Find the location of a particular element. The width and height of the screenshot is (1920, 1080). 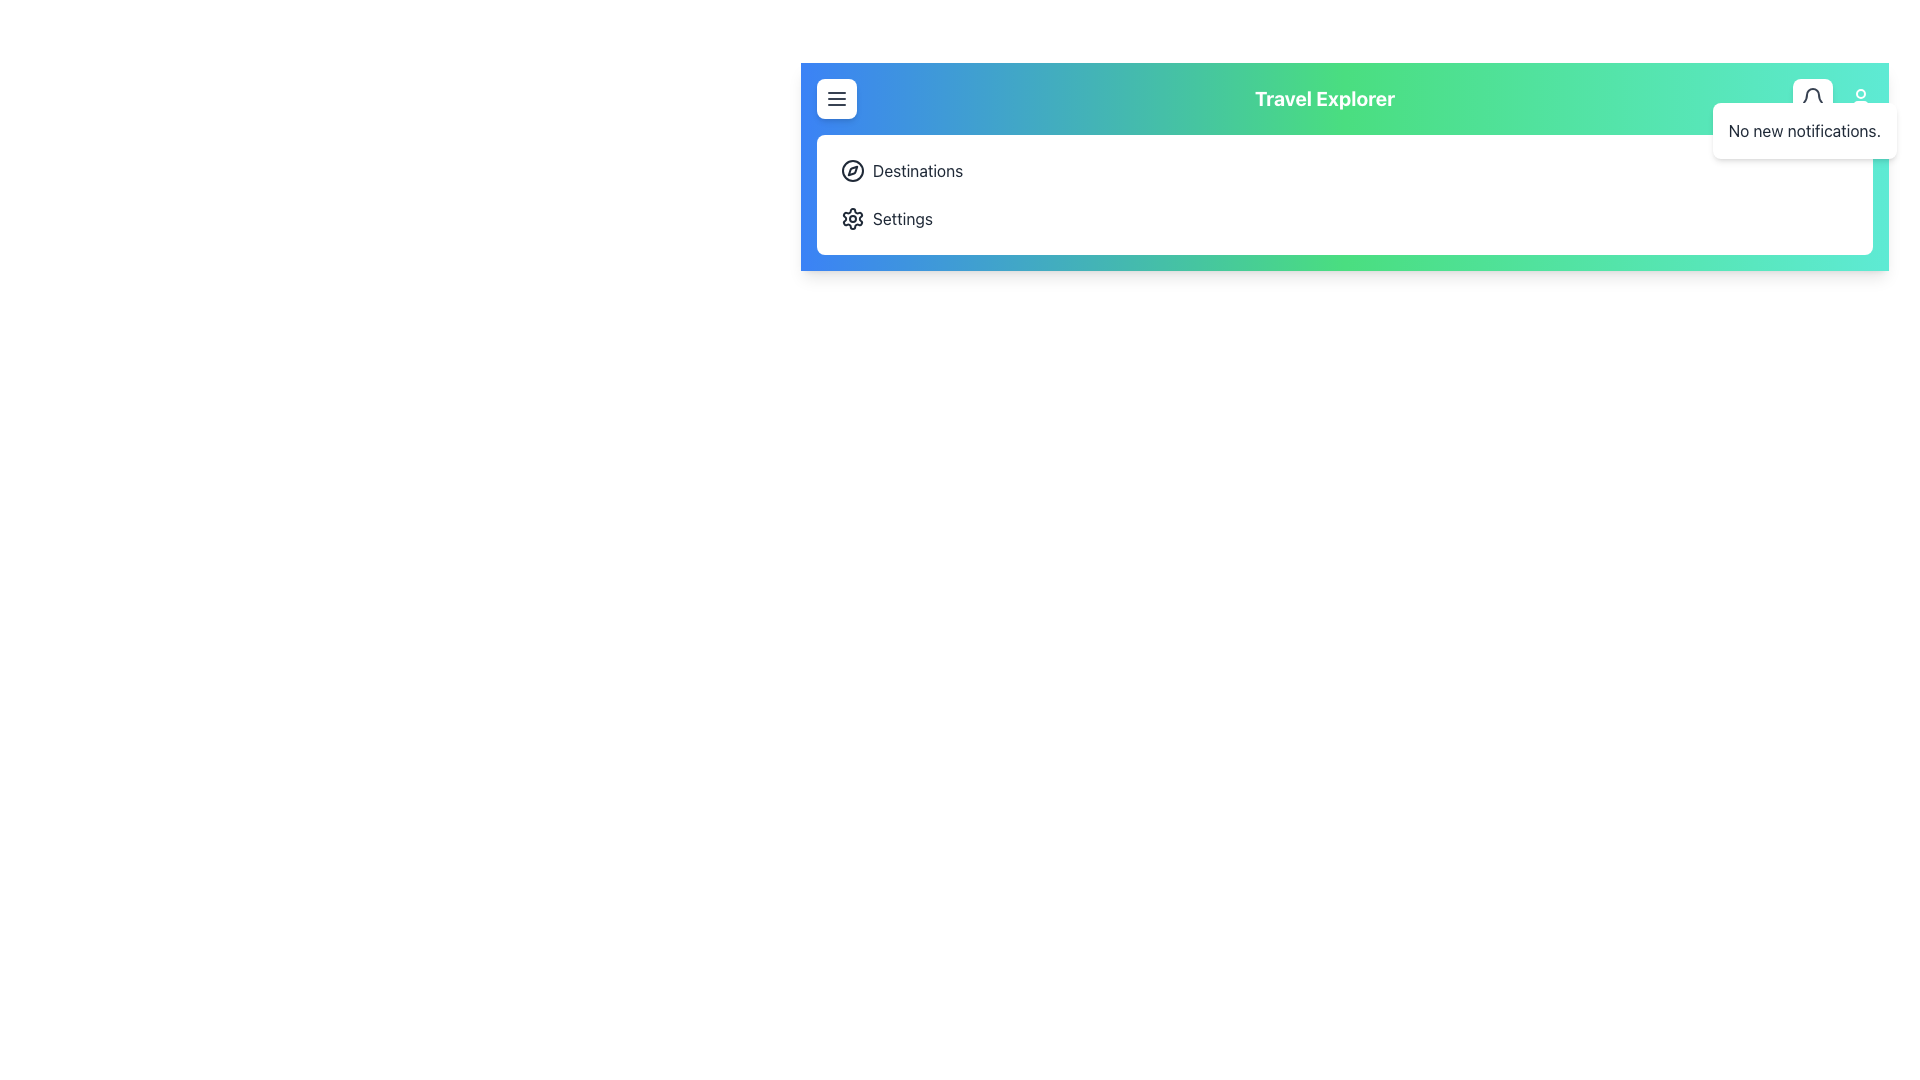

the hamburger menu button located at the far left of the header bar is located at coordinates (836, 99).